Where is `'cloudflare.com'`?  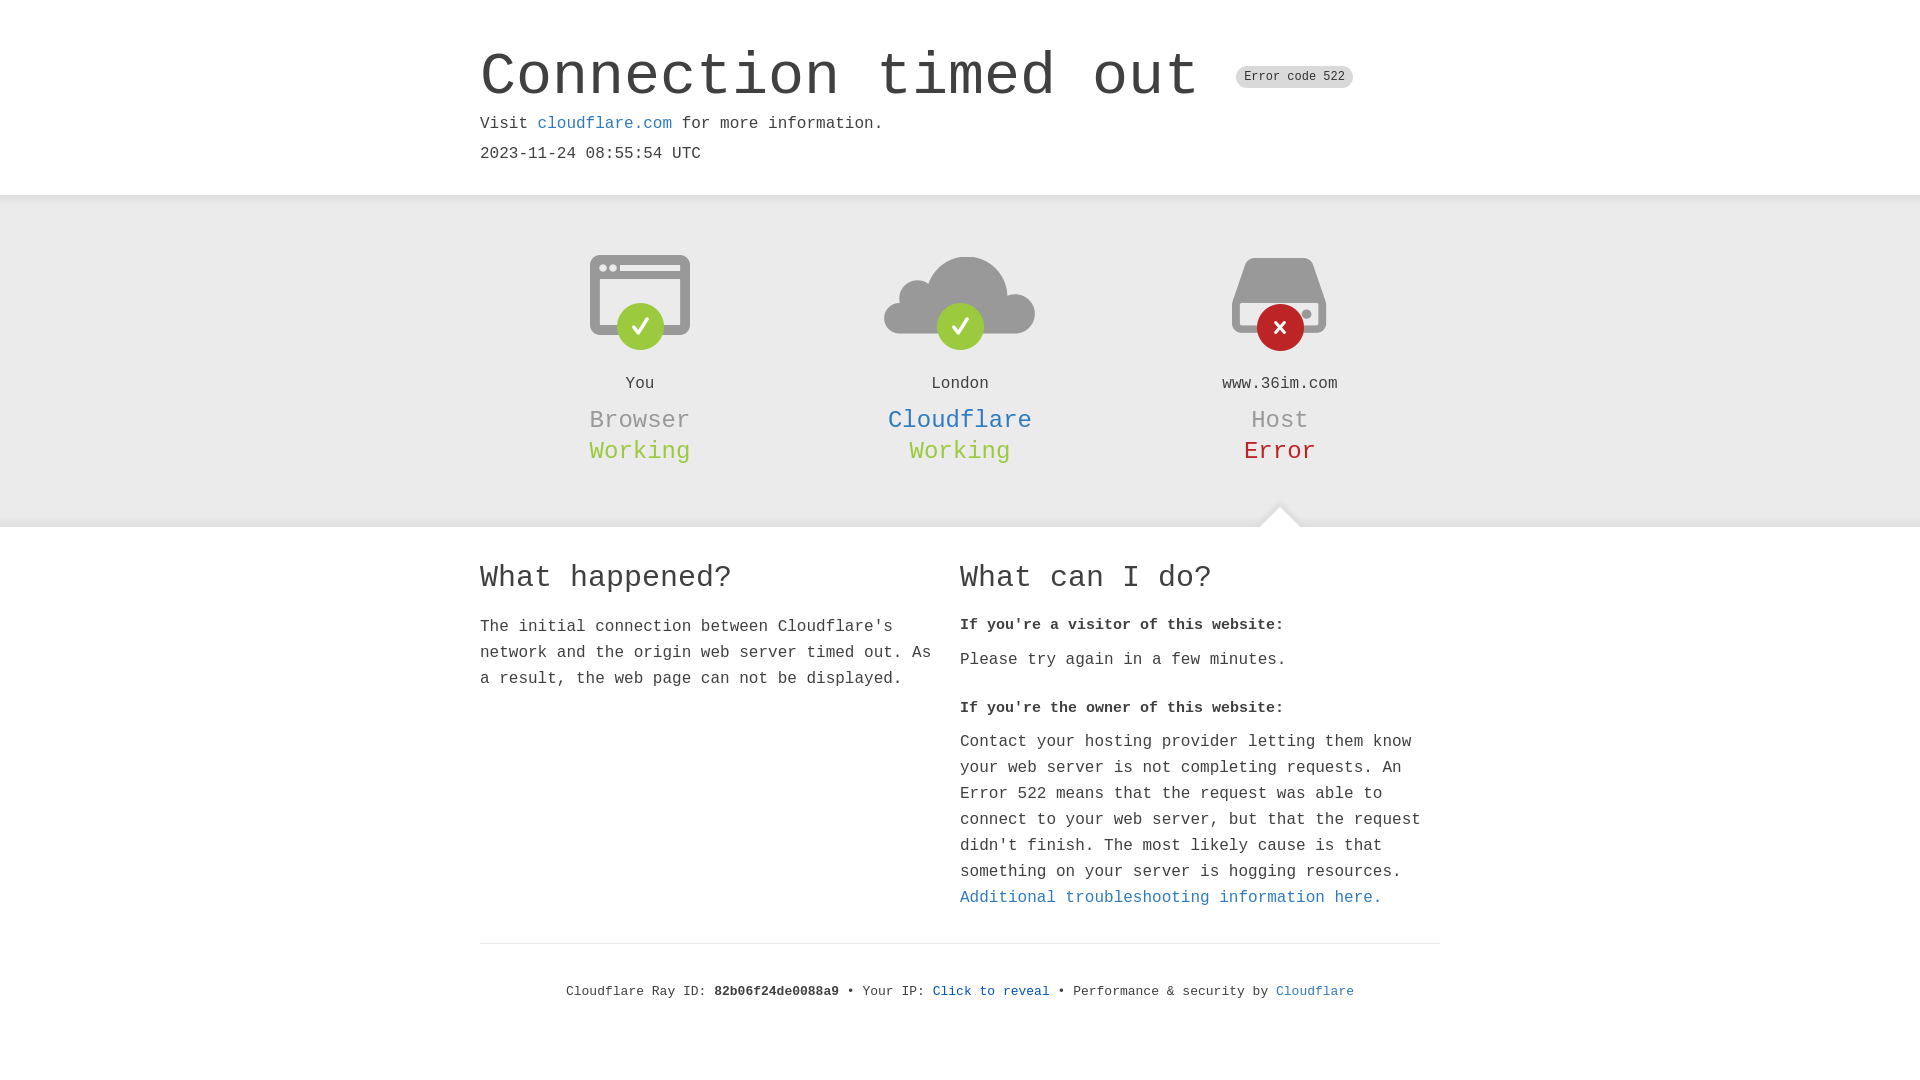 'cloudflare.com' is located at coordinates (537, 123).